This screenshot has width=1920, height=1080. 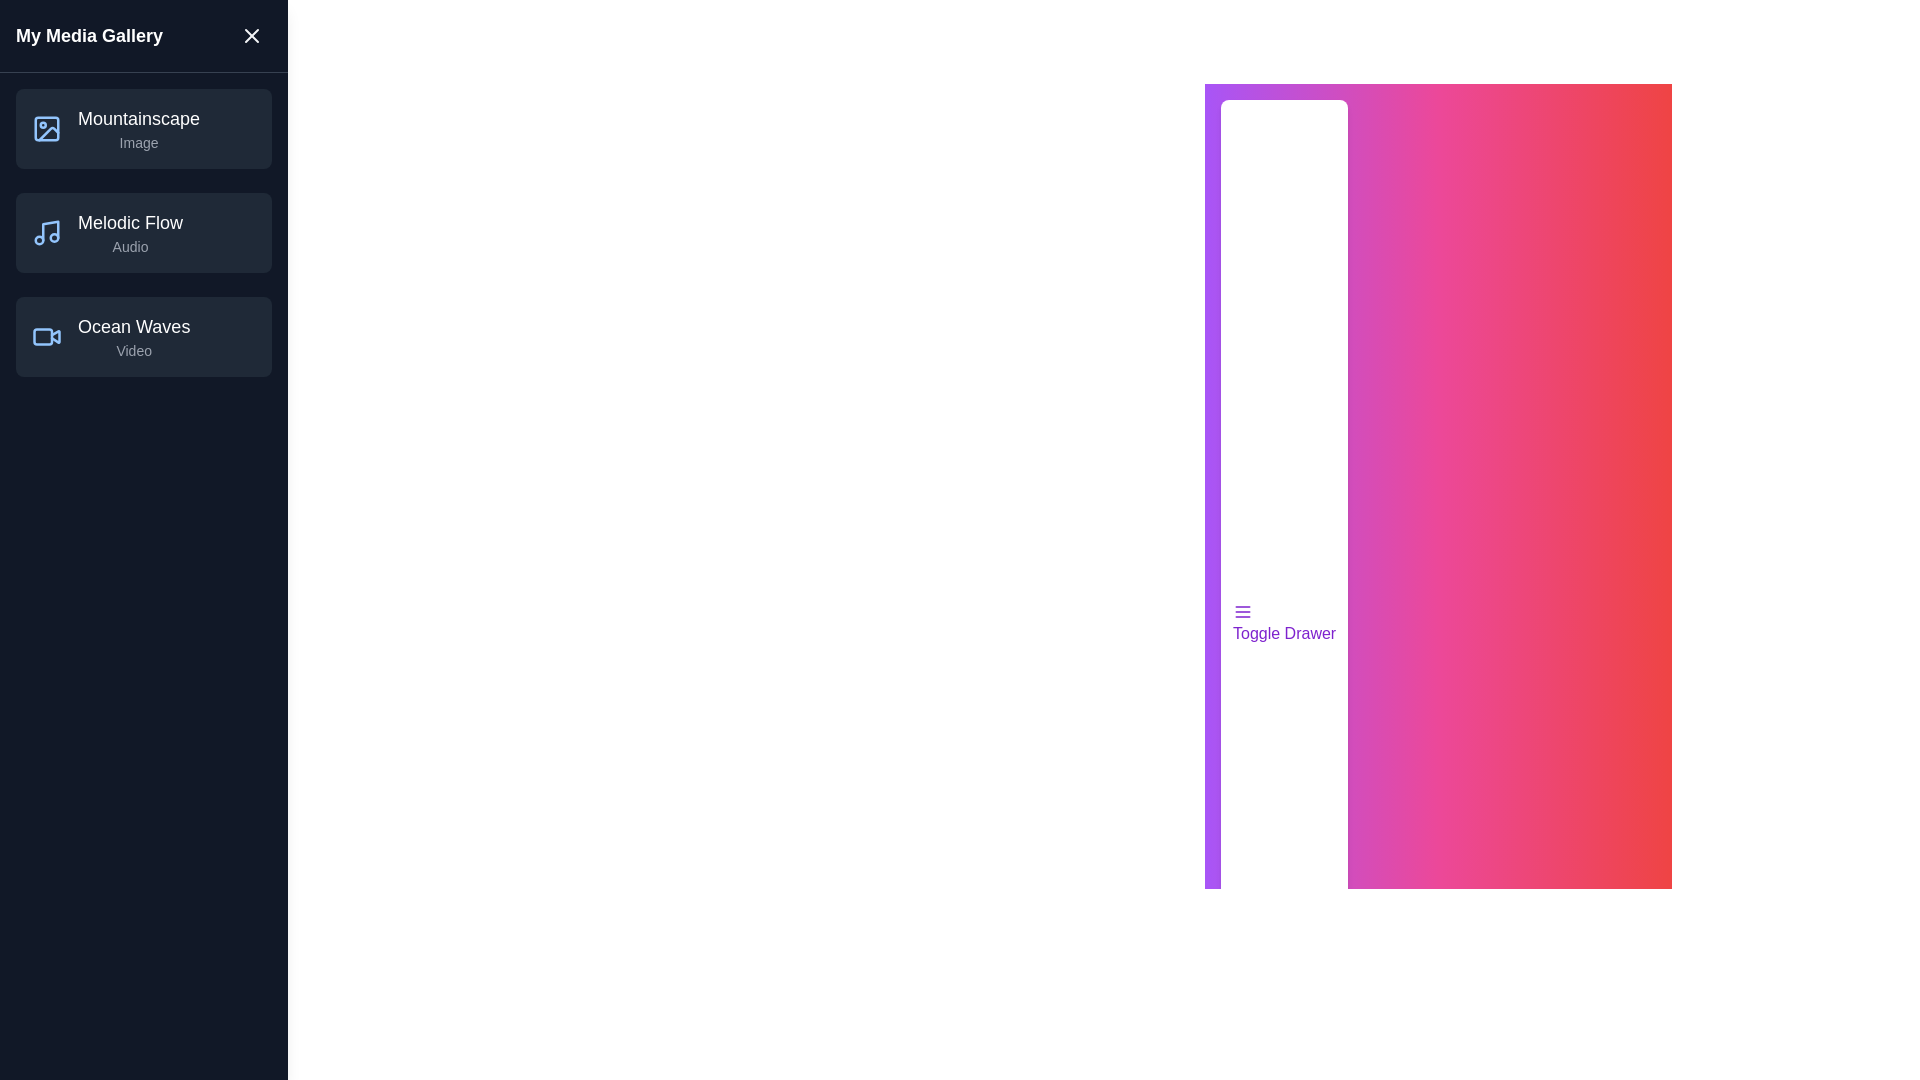 What do you see at coordinates (251, 35) in the screenshot?
I see `the close button to close the drawer` at bounding box center [251, 35].